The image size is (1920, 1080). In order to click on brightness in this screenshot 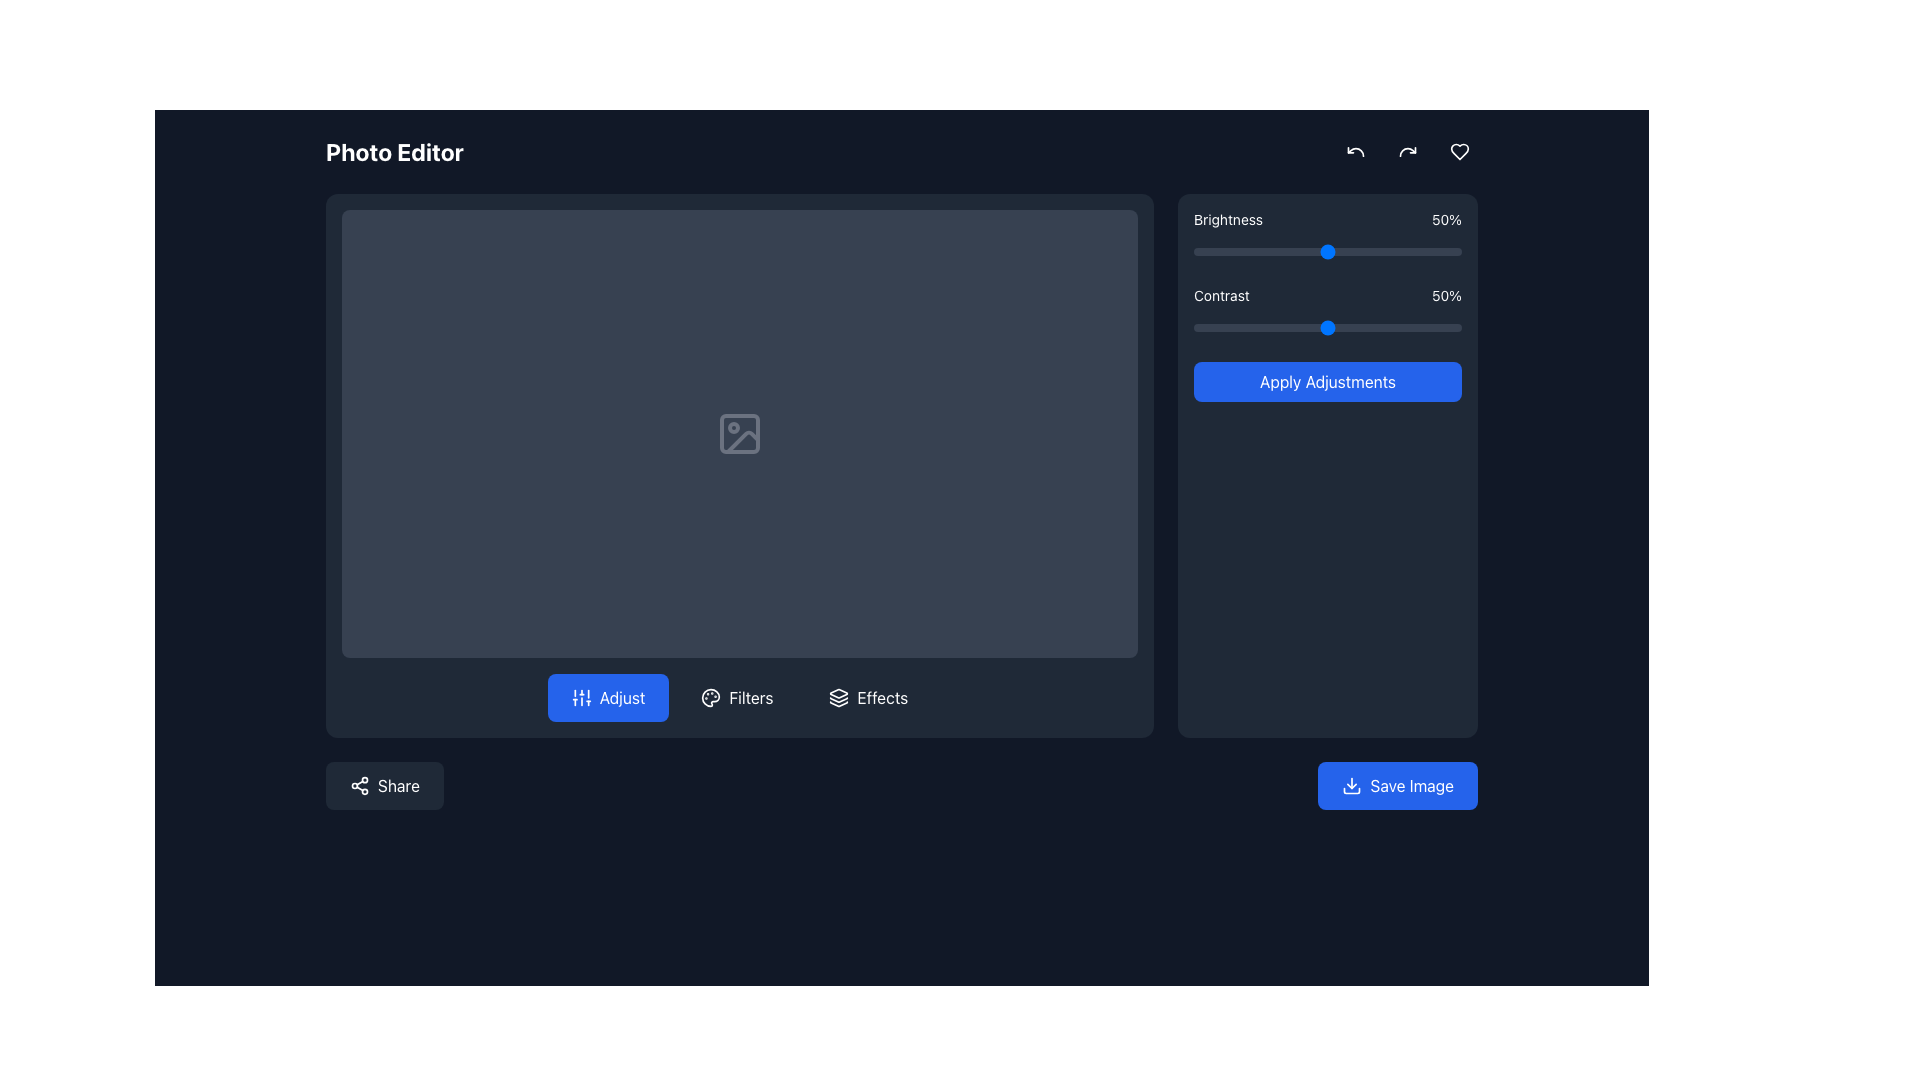, I will do `click(1330, 250)`.